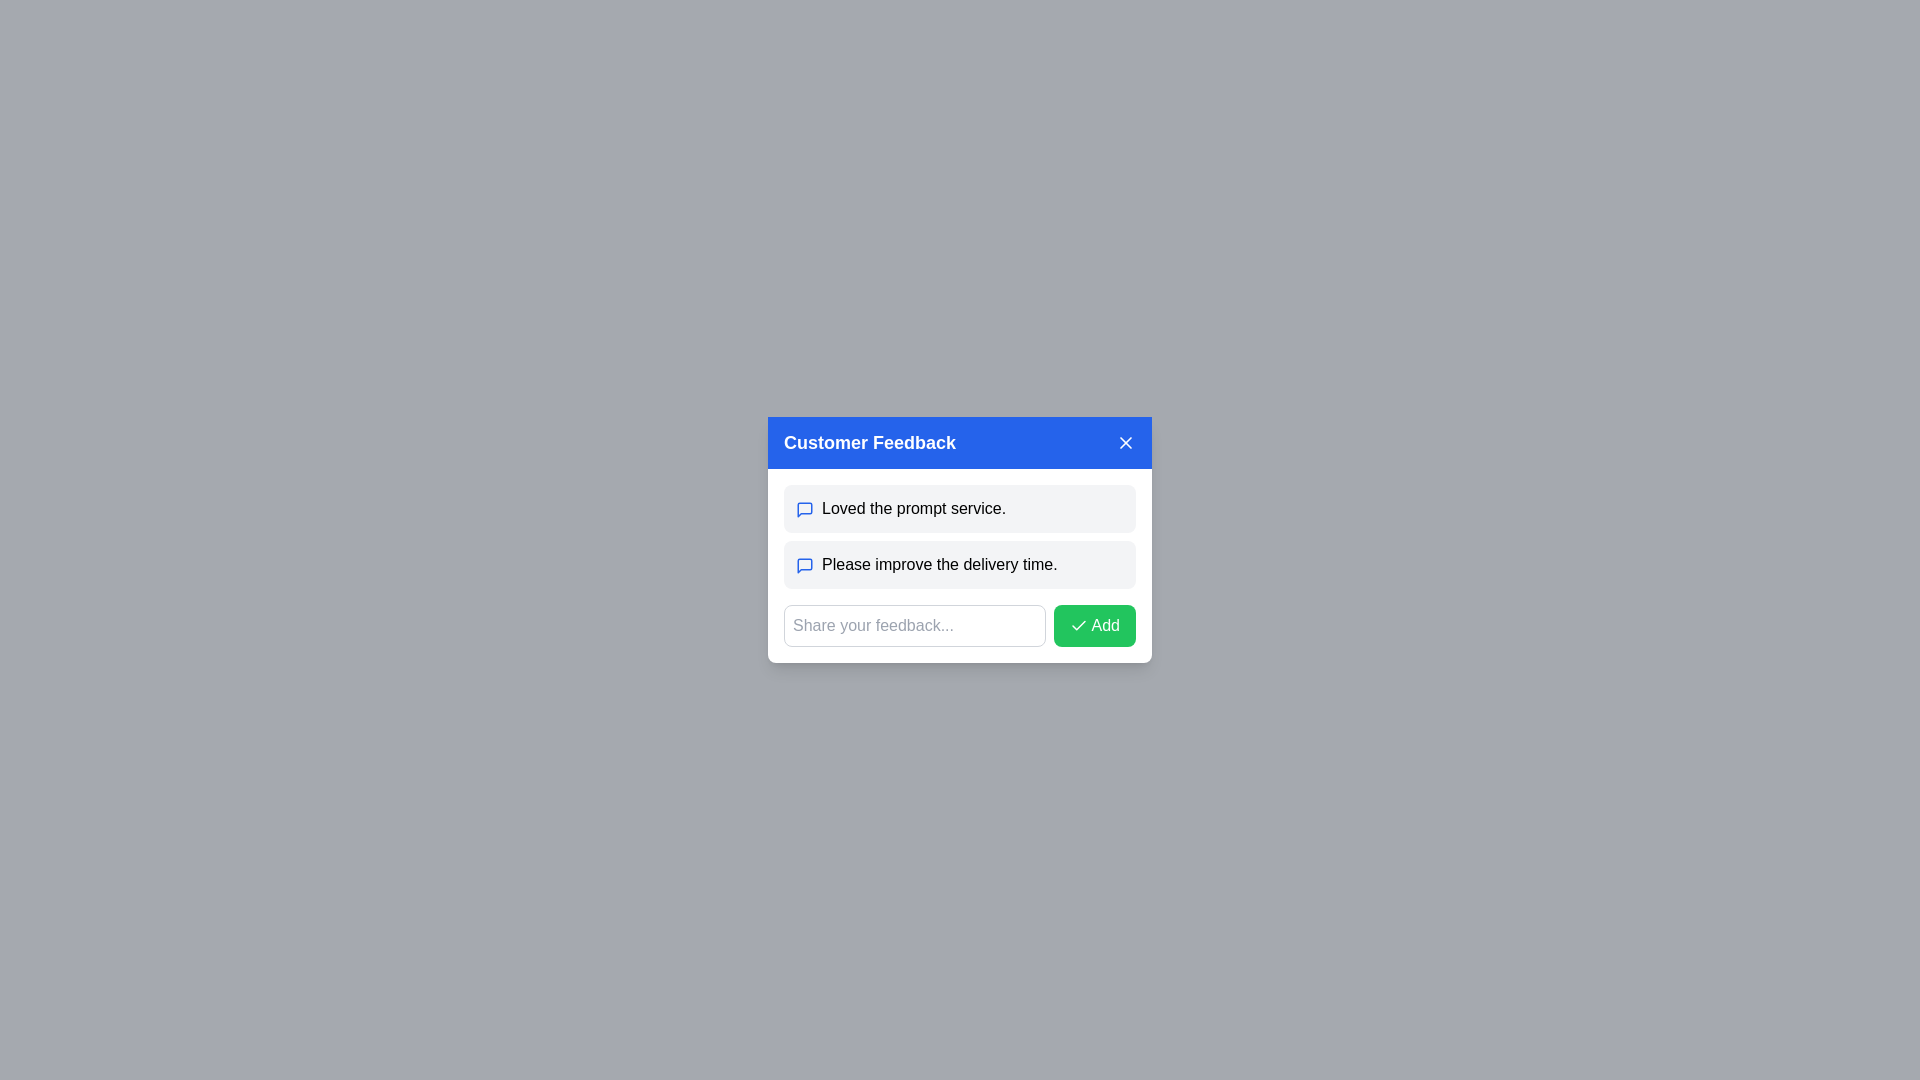 The width and height of the screenshot is (1920, 1080). I want to click on the comment bubble icon, which is a minimalist blue speech bubble located to the left of the text starting with 'Please improve the delivery time.', so click(805, 566).